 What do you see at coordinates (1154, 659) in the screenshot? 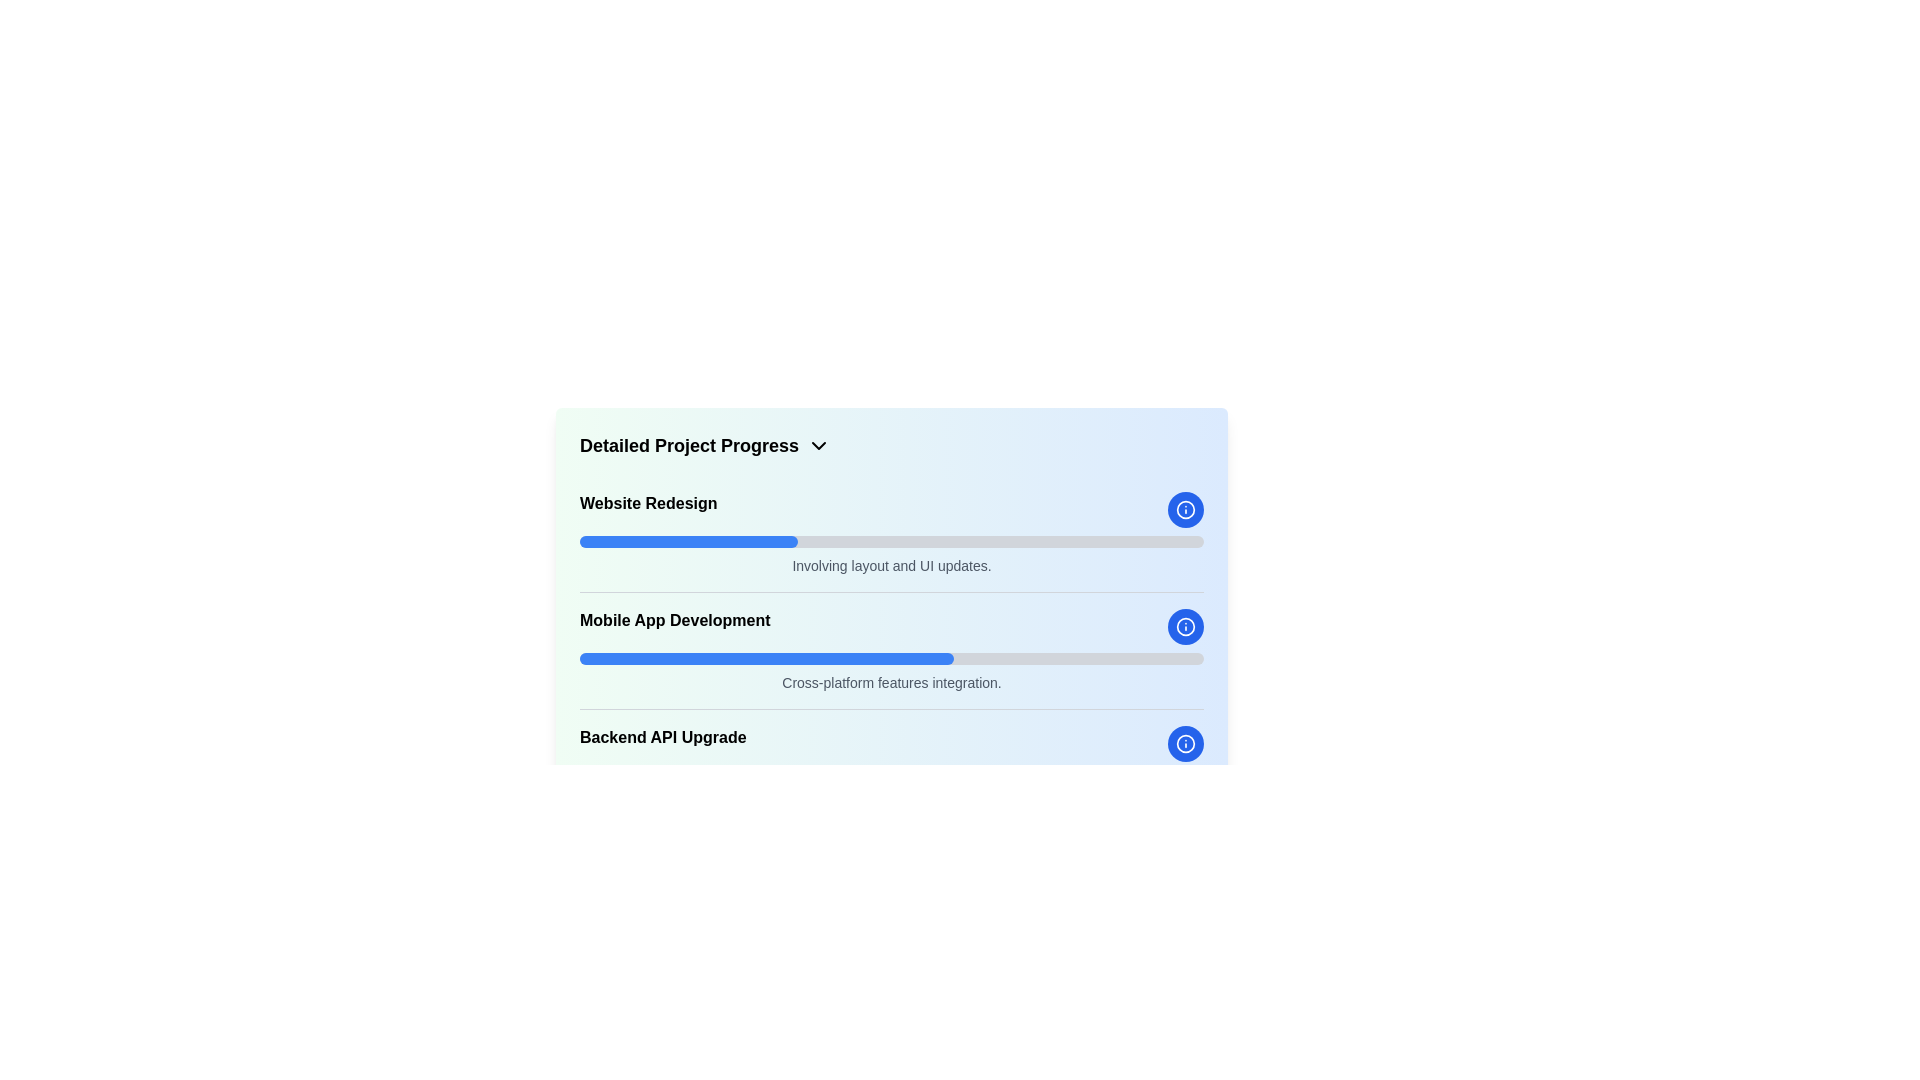
I see `progress bar value` at bounding box center [1154, 659].